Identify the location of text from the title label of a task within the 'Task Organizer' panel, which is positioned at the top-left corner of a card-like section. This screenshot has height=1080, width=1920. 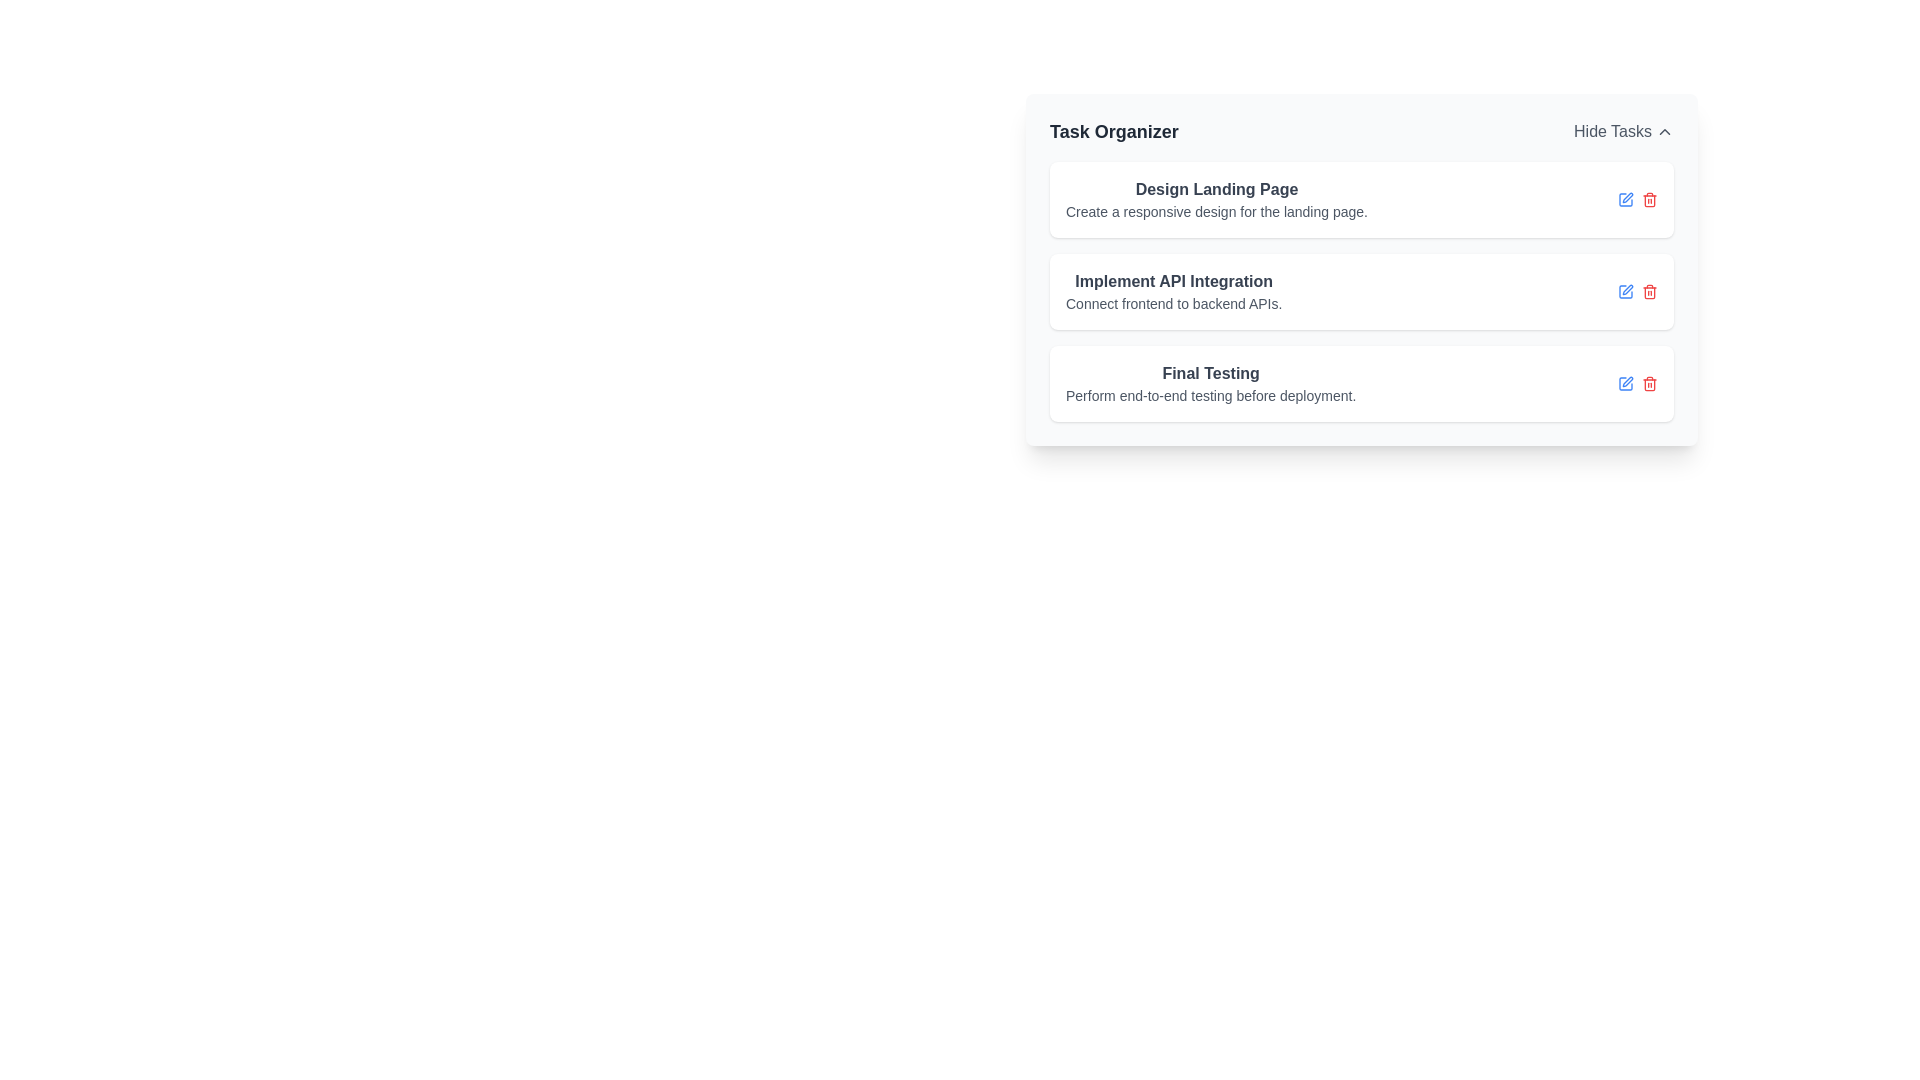
(1215, 189).